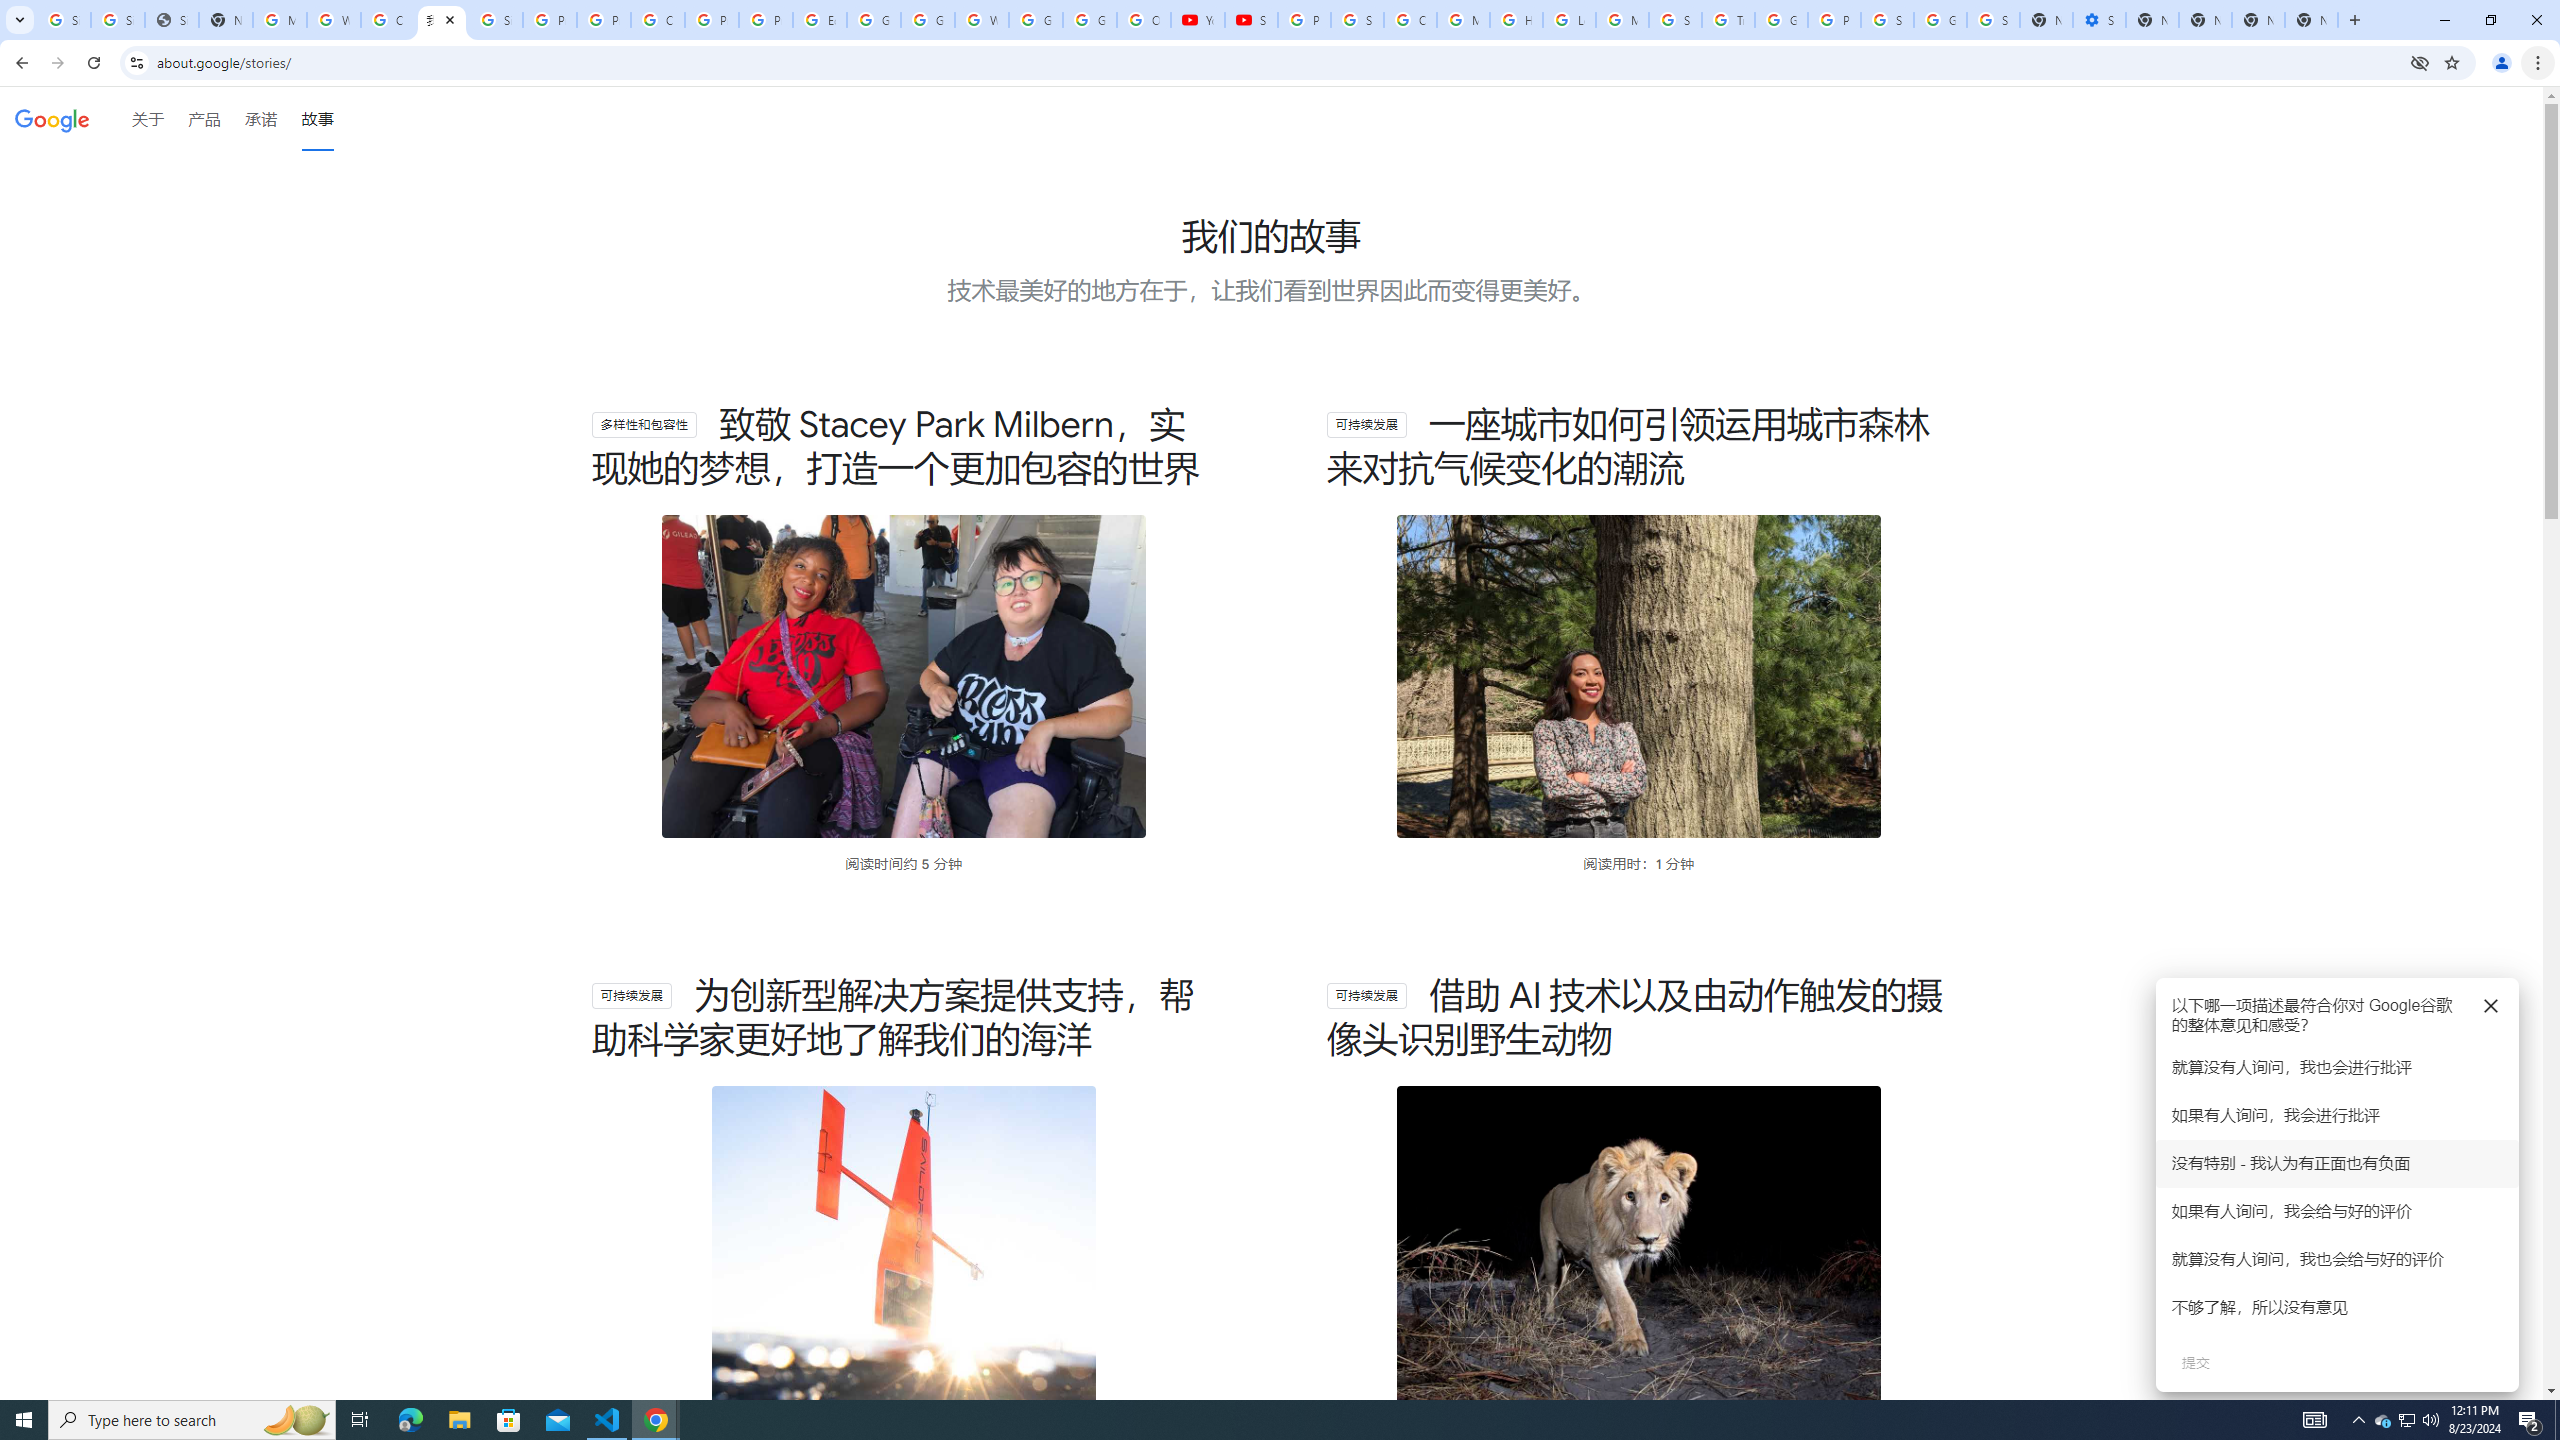 This screenshot has height=1440, width=2560. What do you see at coordinates (52, 119) in the screenshot?
I see `'Google'` at bounding box center [52, 119].